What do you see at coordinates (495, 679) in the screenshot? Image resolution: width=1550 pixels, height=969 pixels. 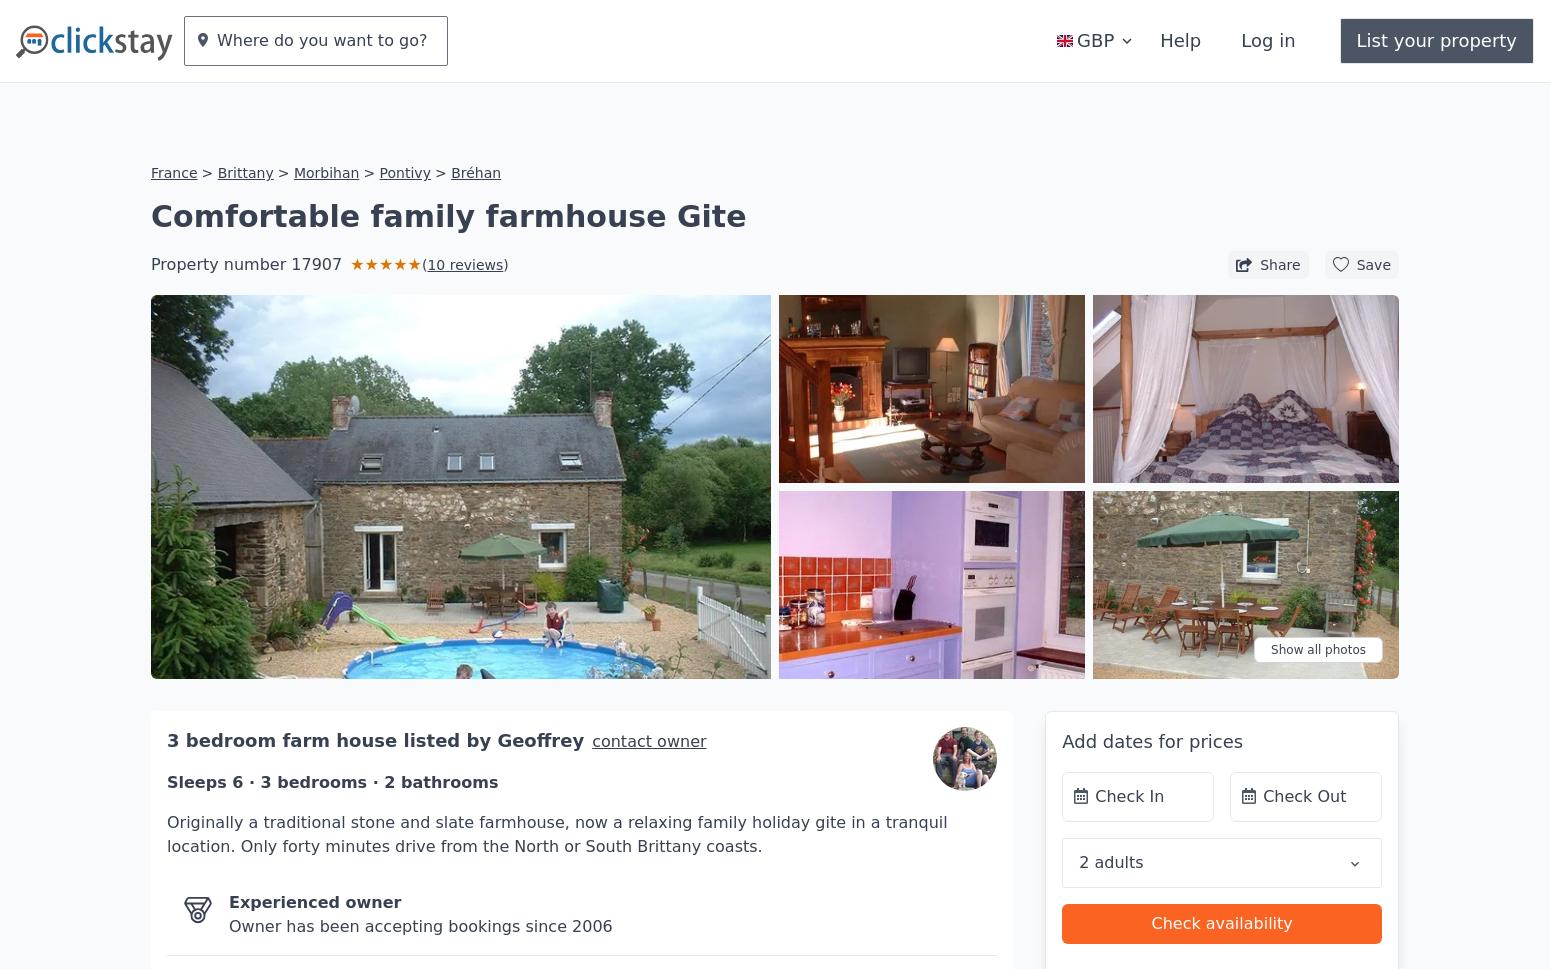 I see `'Geoffrey'` at bounding box center [495, 679].